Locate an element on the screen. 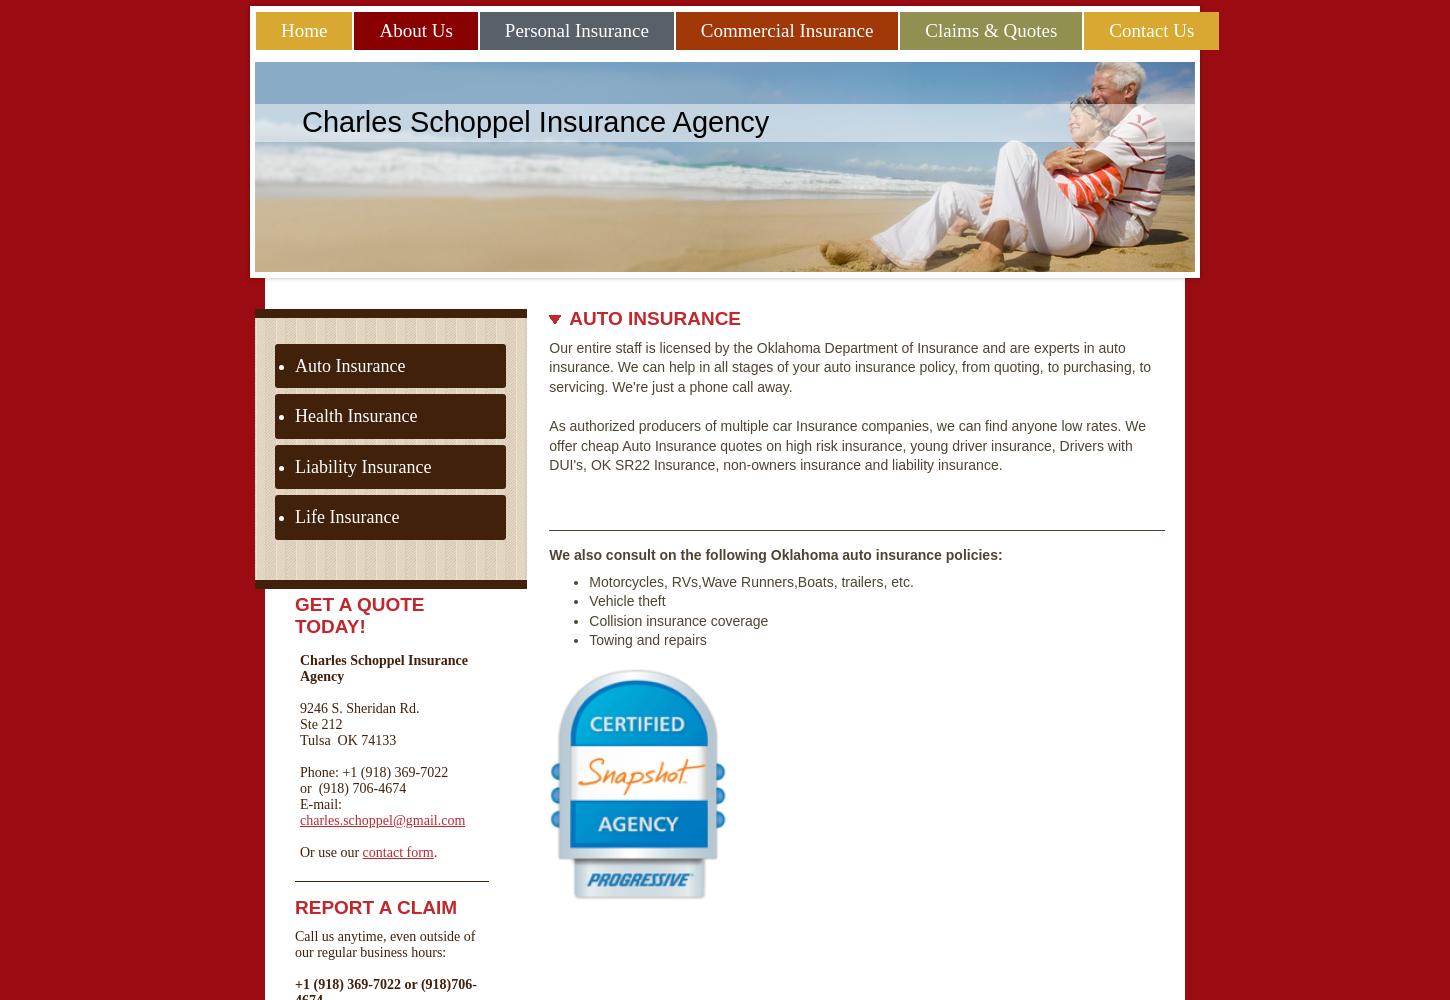 The width and height of the screenshot is (1450, 1000). 'Get a Quote Today!' is located at coordinates (359, 613).